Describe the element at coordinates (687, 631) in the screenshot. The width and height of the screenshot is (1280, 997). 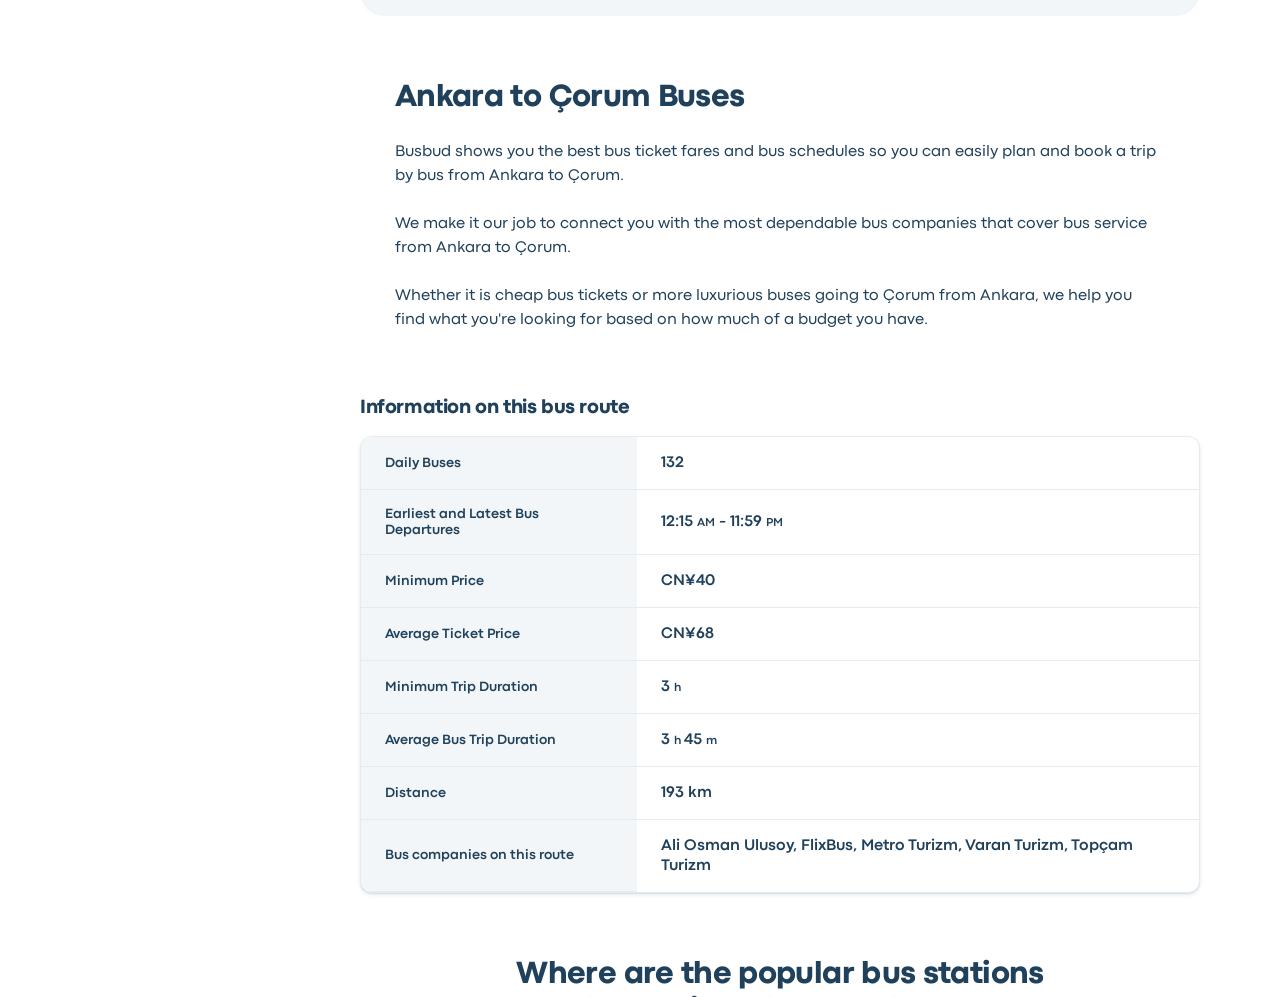
I see `'CN¥68'` at that location.